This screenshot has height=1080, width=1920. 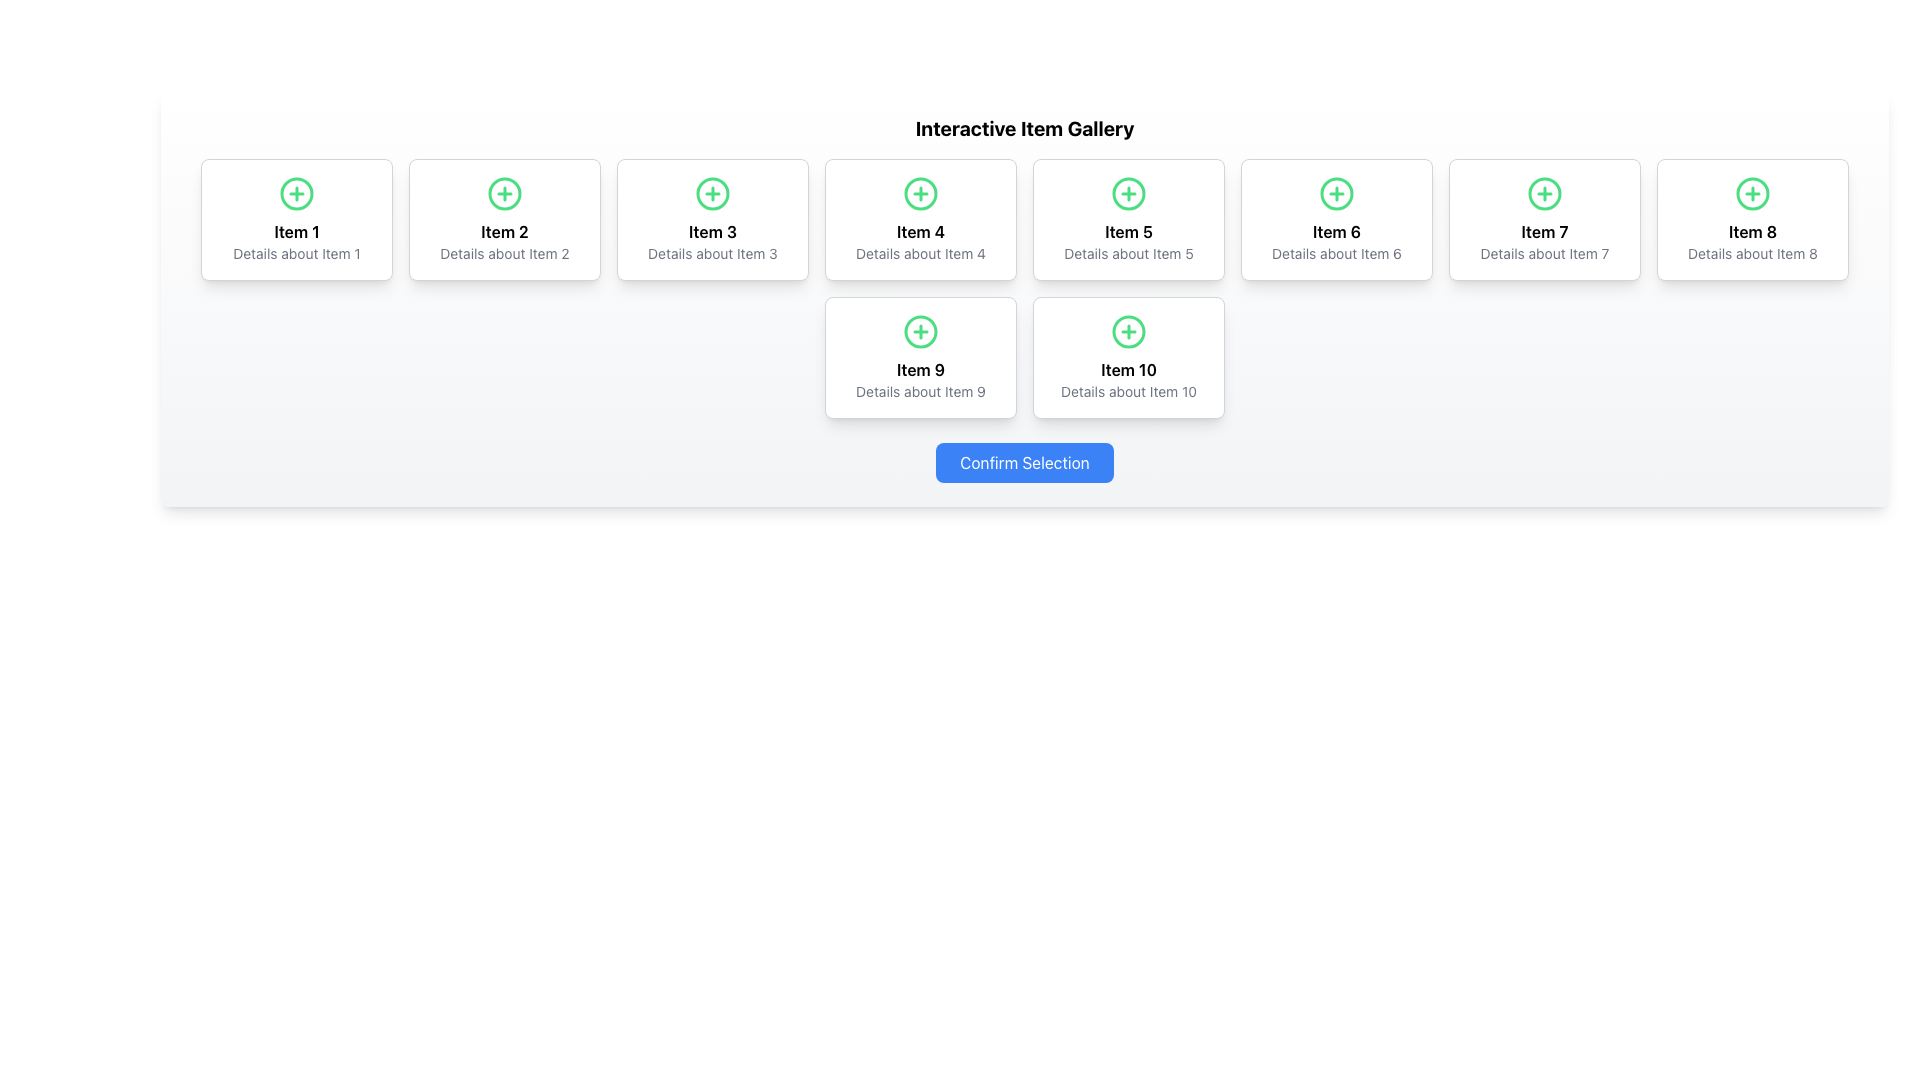 I want to click on the add or select button located at the top of the Item 4 card in the interactive item gallery, so click(x=920, y=193).